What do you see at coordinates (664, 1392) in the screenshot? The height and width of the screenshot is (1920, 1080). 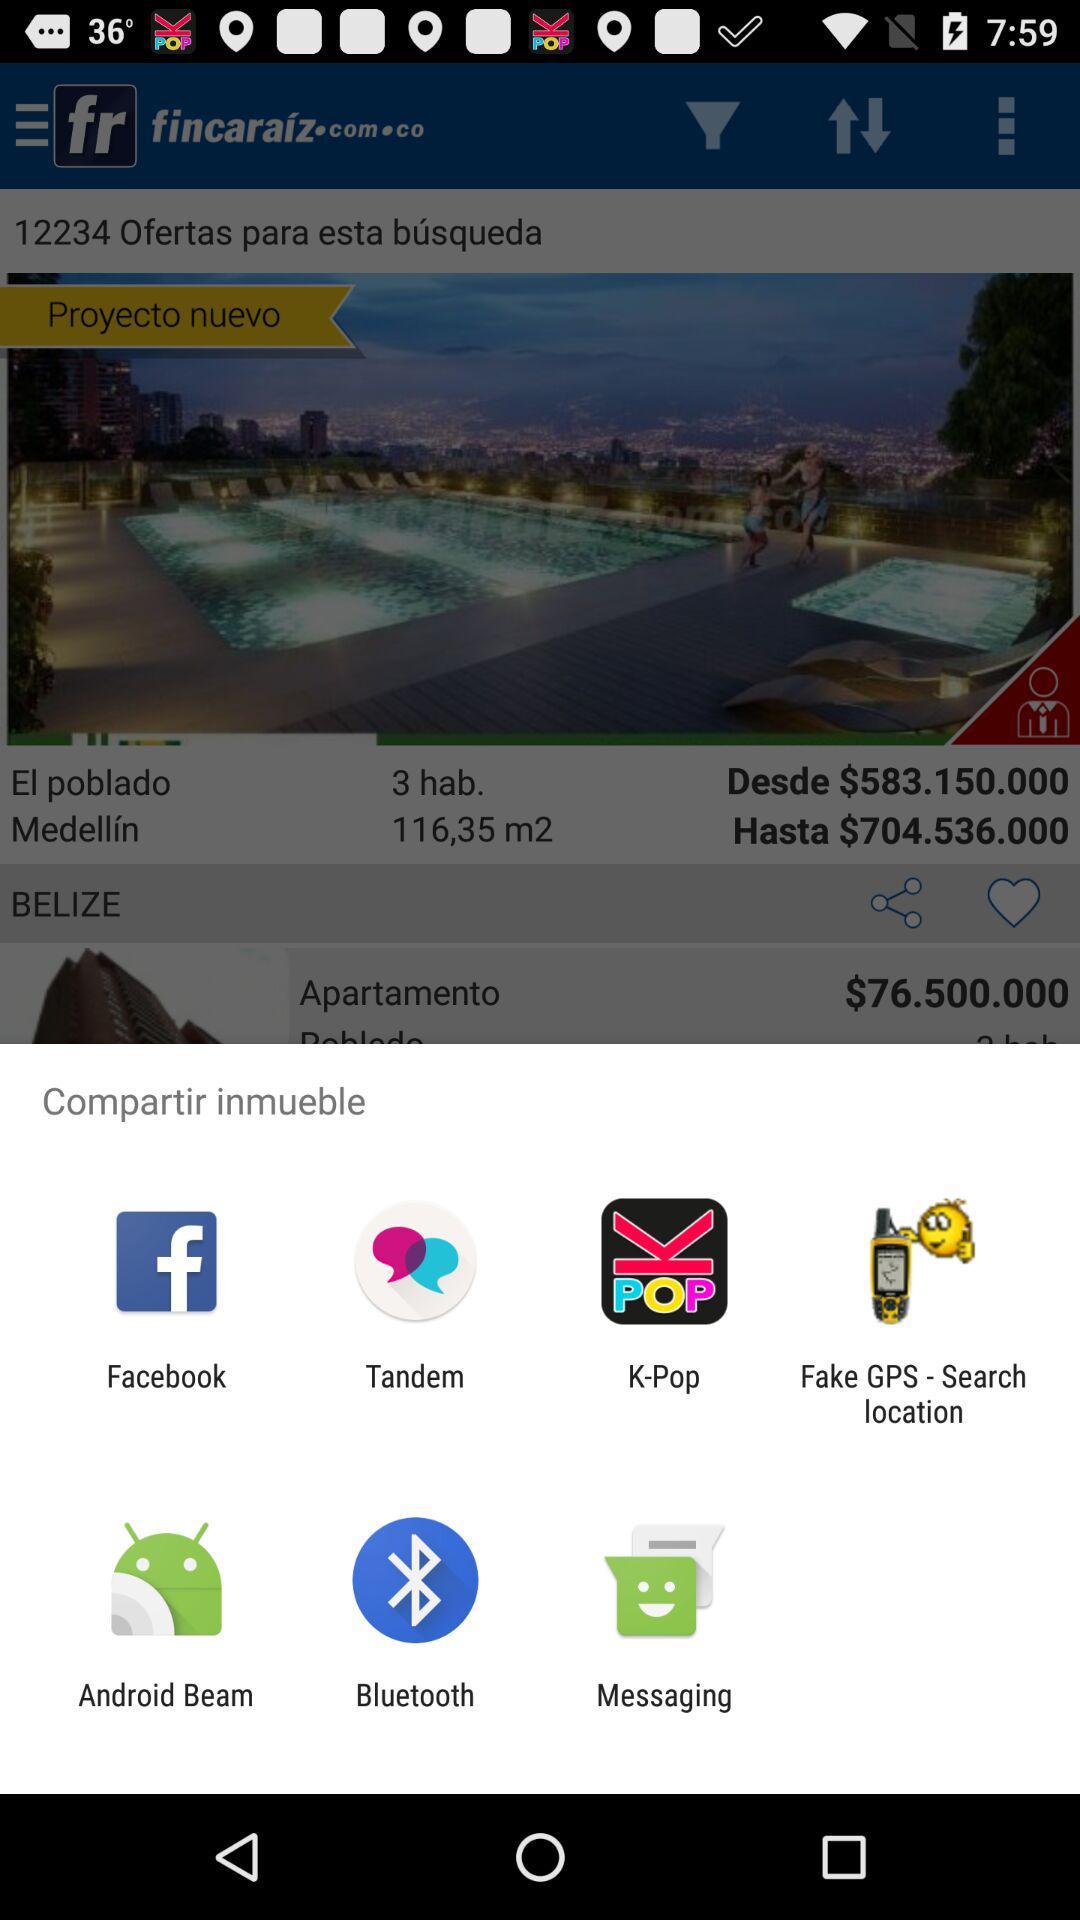 I see `the k-pop` at bounding box center [664, 1392].